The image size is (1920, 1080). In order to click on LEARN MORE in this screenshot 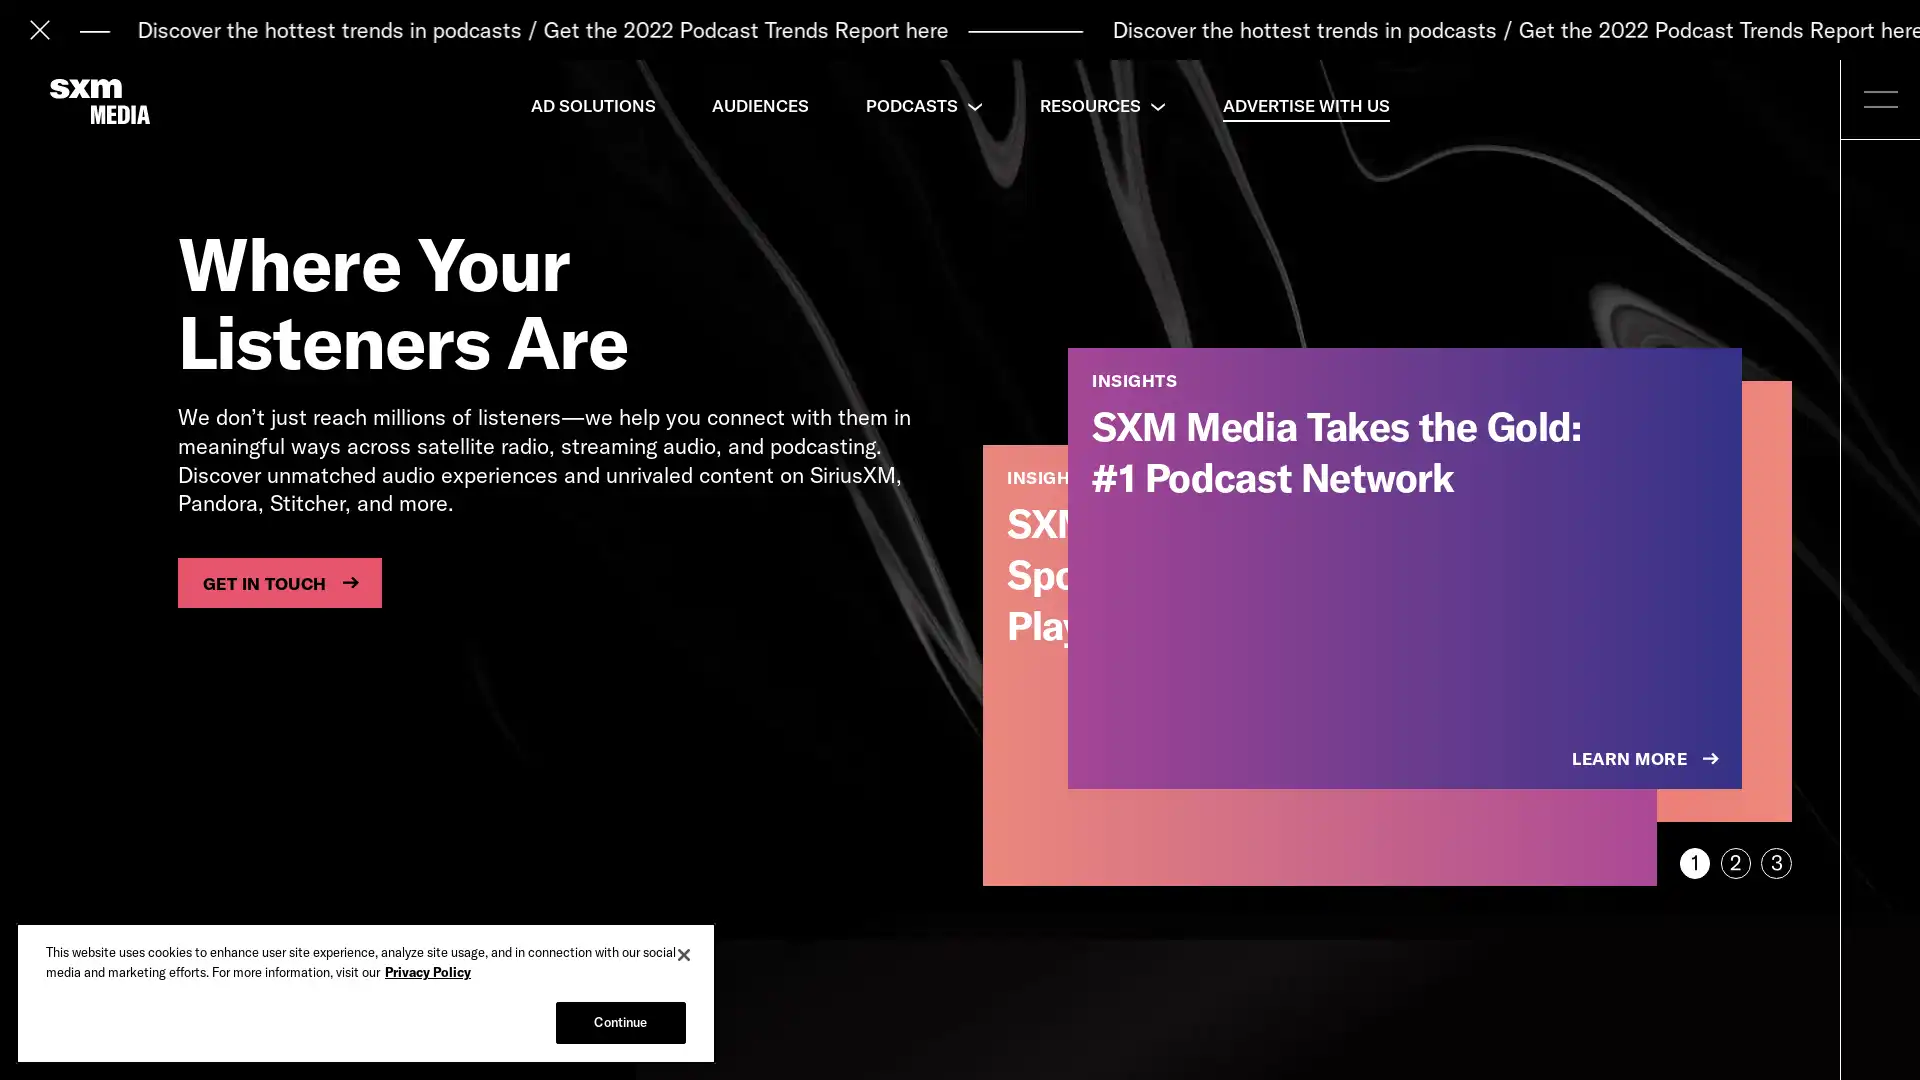, I will do `click(1647, 759)`.